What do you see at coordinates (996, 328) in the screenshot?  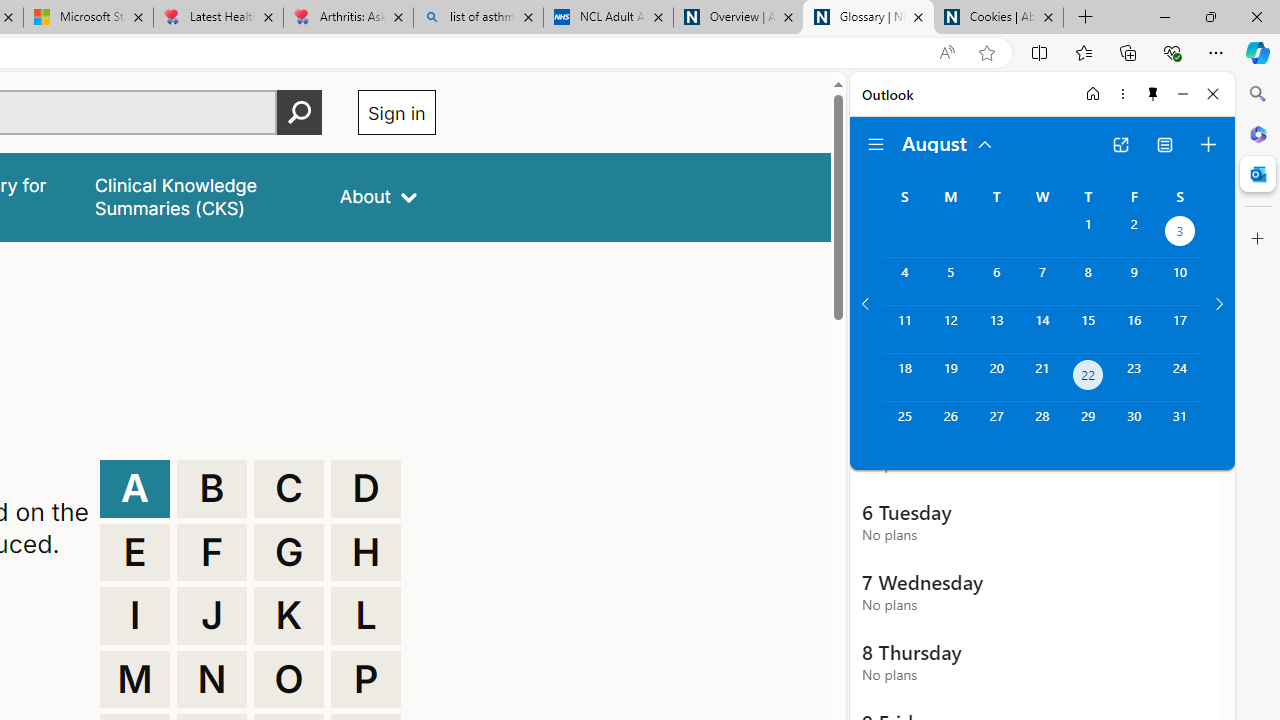 I see `'Tuesday, August 13, 2024. '` at bounding box center [996, 328].